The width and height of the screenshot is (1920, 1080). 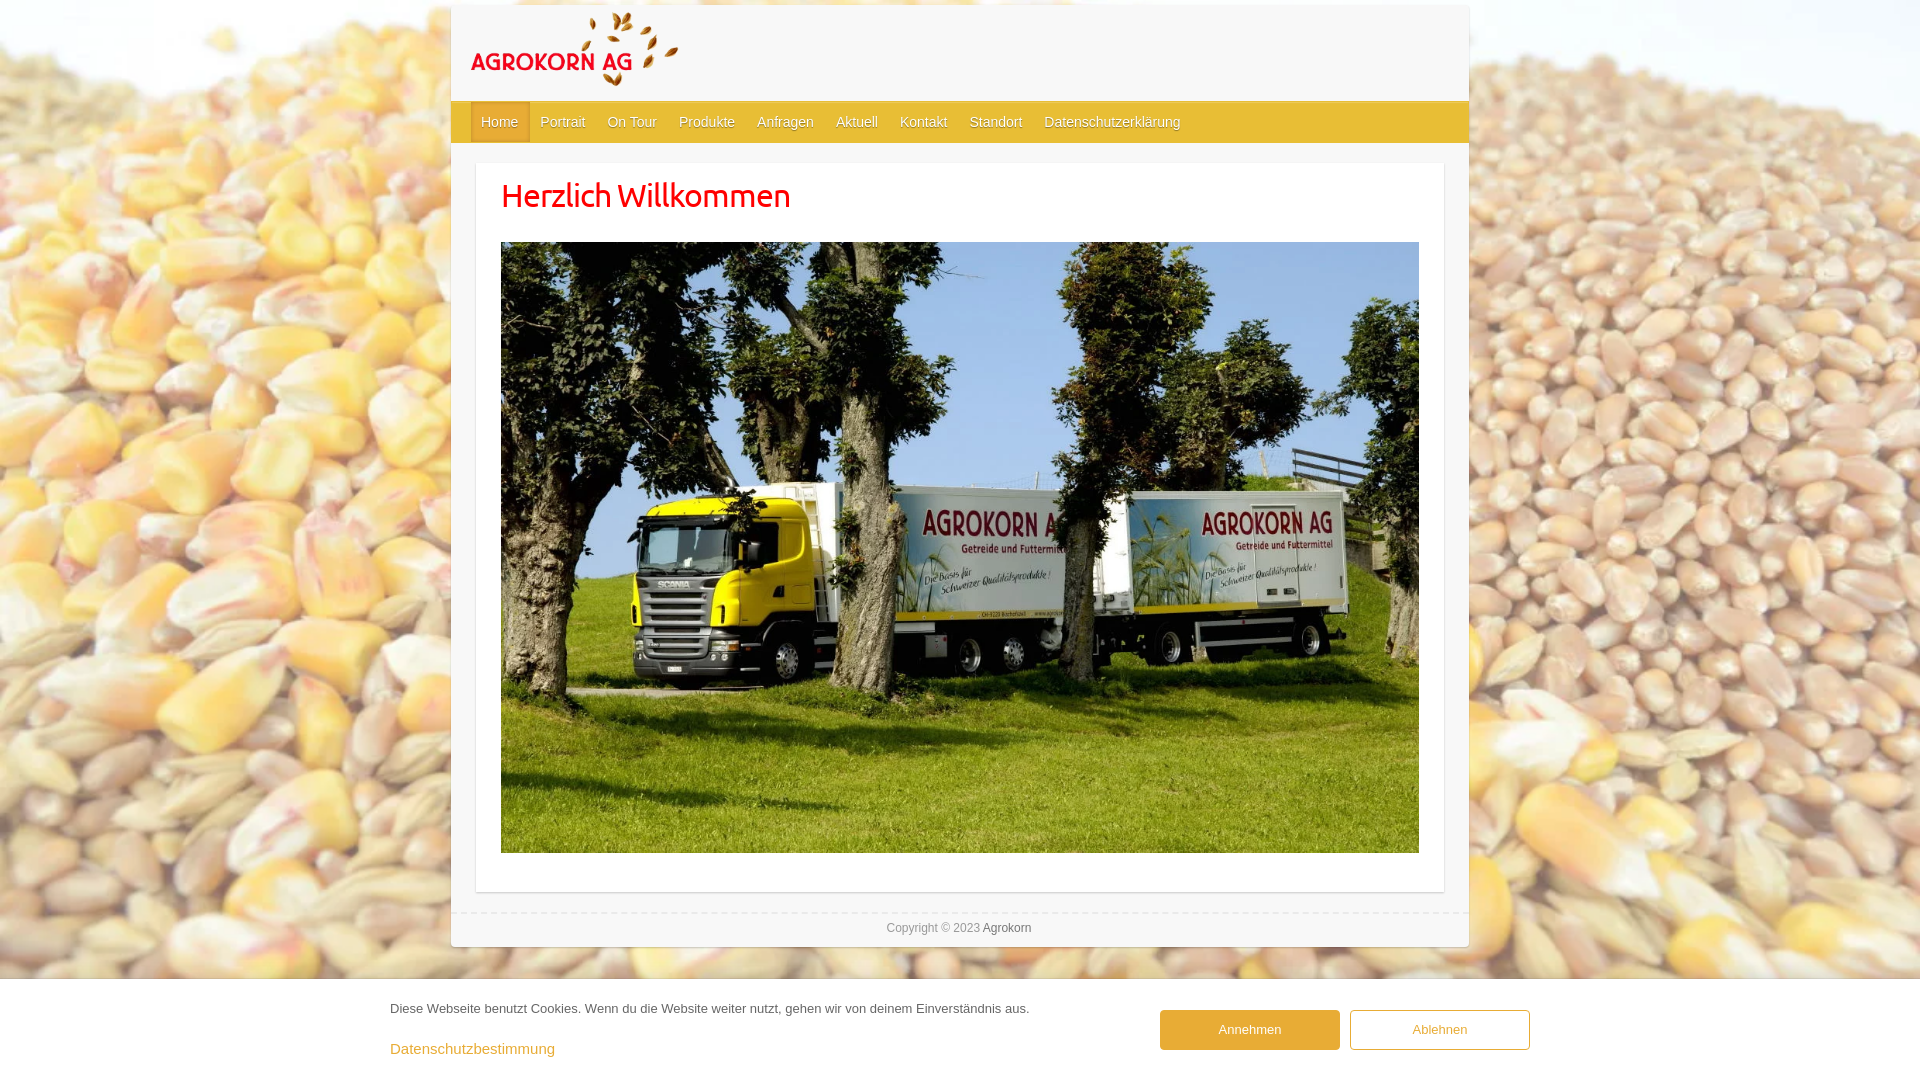 I want to click on 'Portrait', so click(x=562, y=122).